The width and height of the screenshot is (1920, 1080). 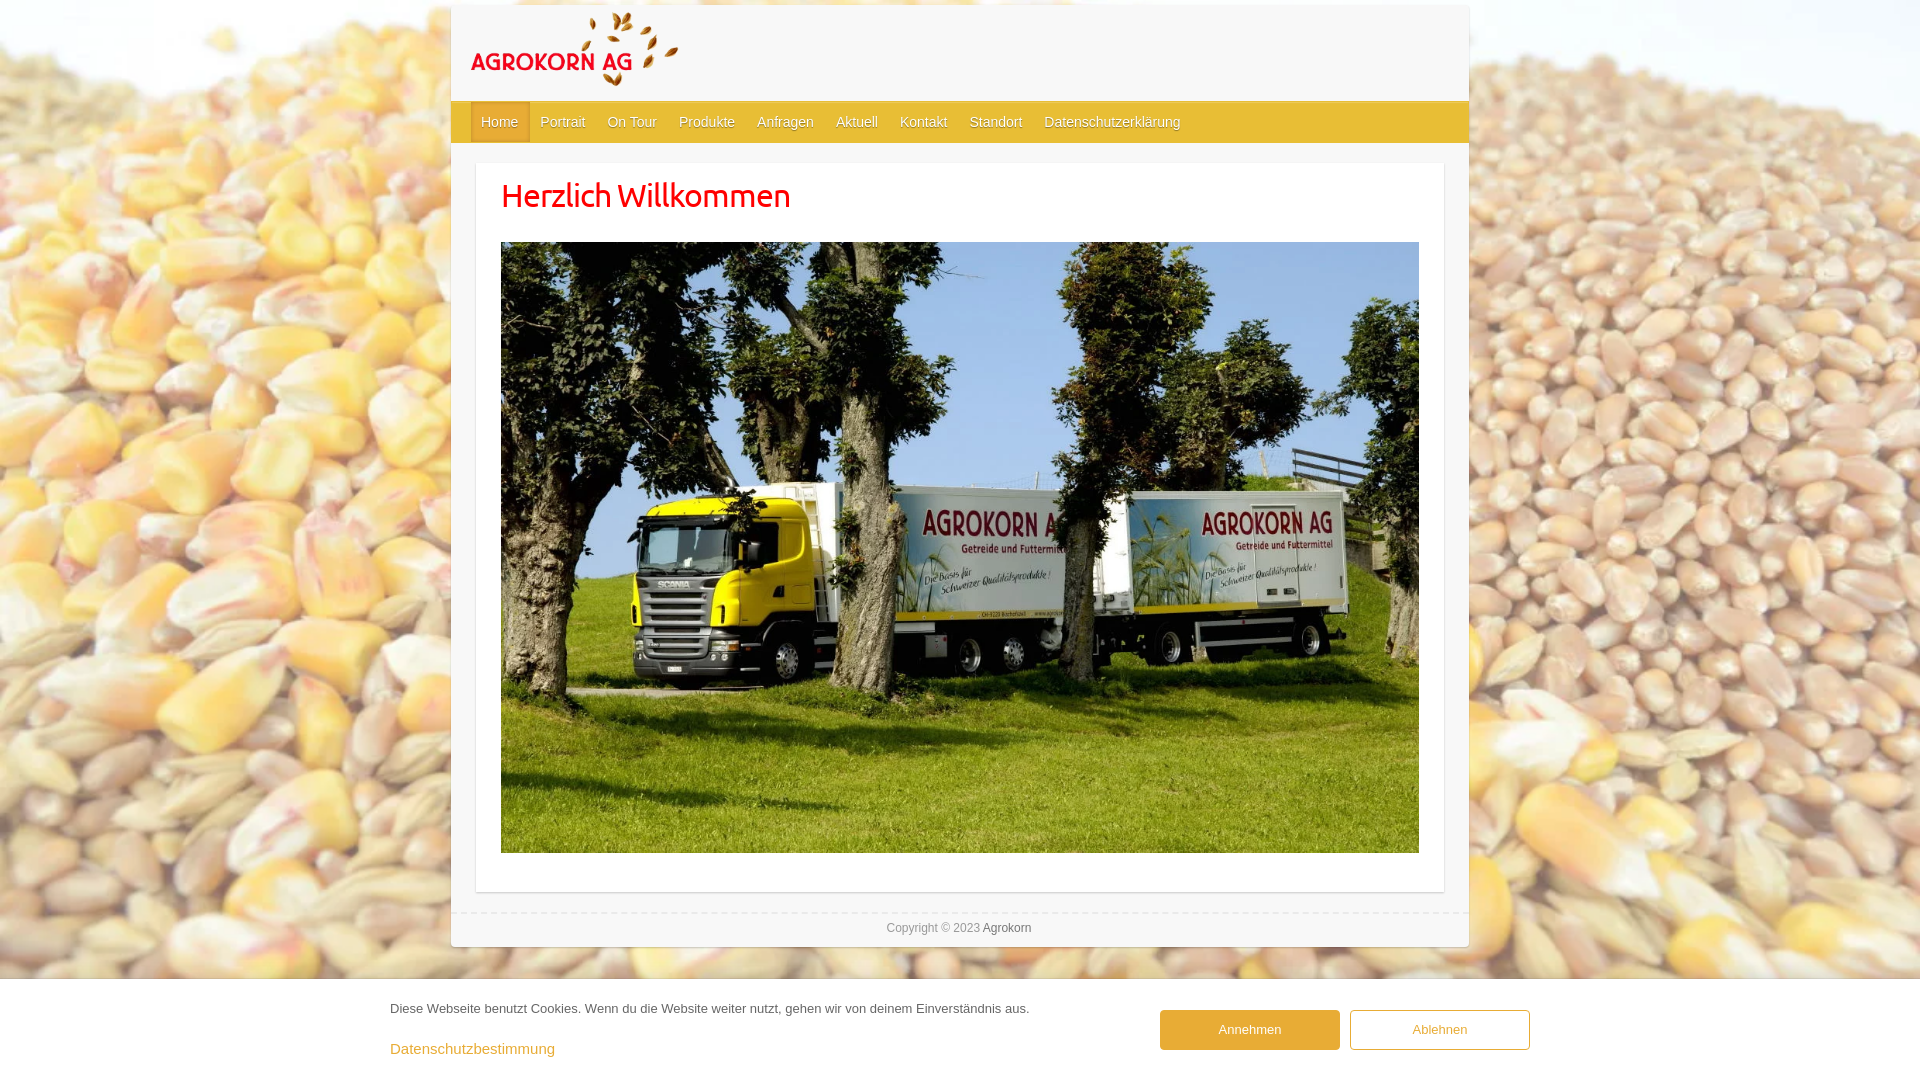 I want to click on 'Portrait', so click(x=562, y=122).